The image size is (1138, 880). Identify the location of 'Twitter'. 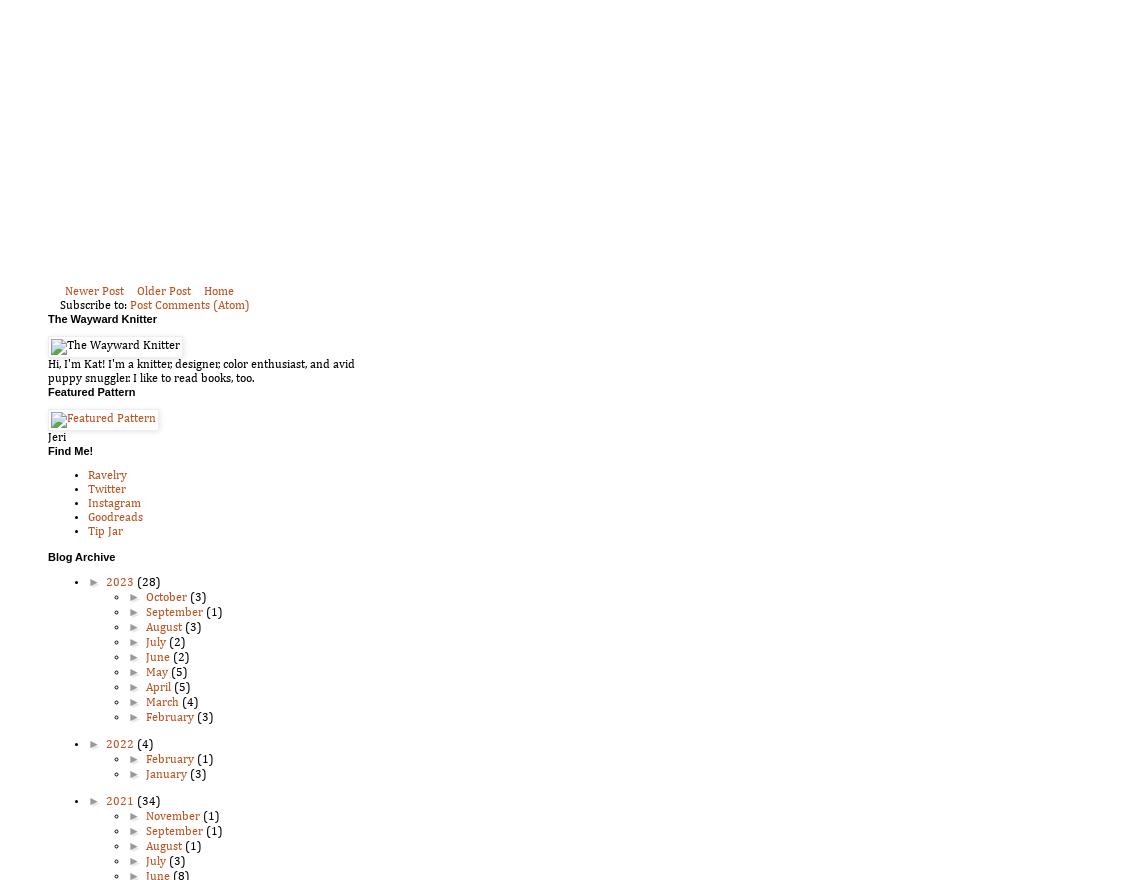
(105, 489).